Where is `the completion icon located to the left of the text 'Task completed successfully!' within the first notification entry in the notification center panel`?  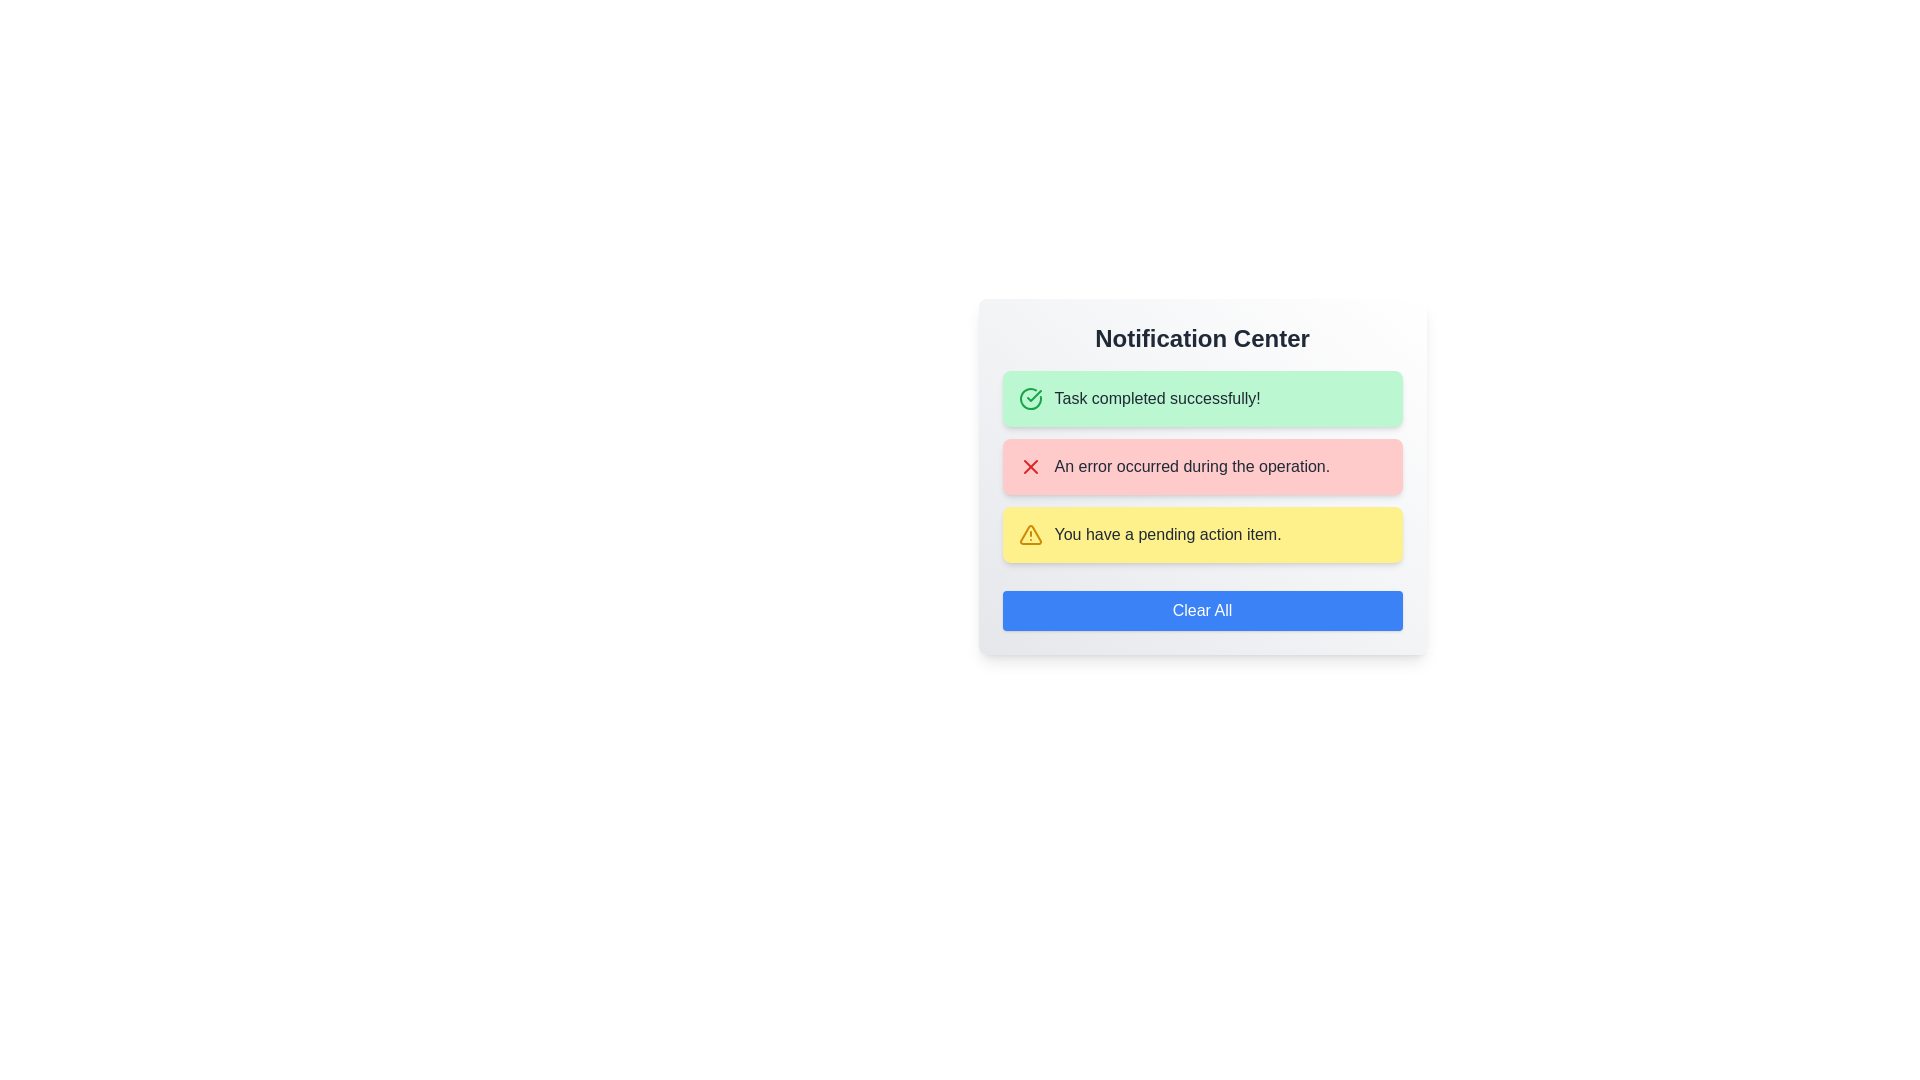 the completion icon located to the left of the text 'Task completed successfully!' within the first notification entry in the notification center panel is located at coordinates (1030, 398).